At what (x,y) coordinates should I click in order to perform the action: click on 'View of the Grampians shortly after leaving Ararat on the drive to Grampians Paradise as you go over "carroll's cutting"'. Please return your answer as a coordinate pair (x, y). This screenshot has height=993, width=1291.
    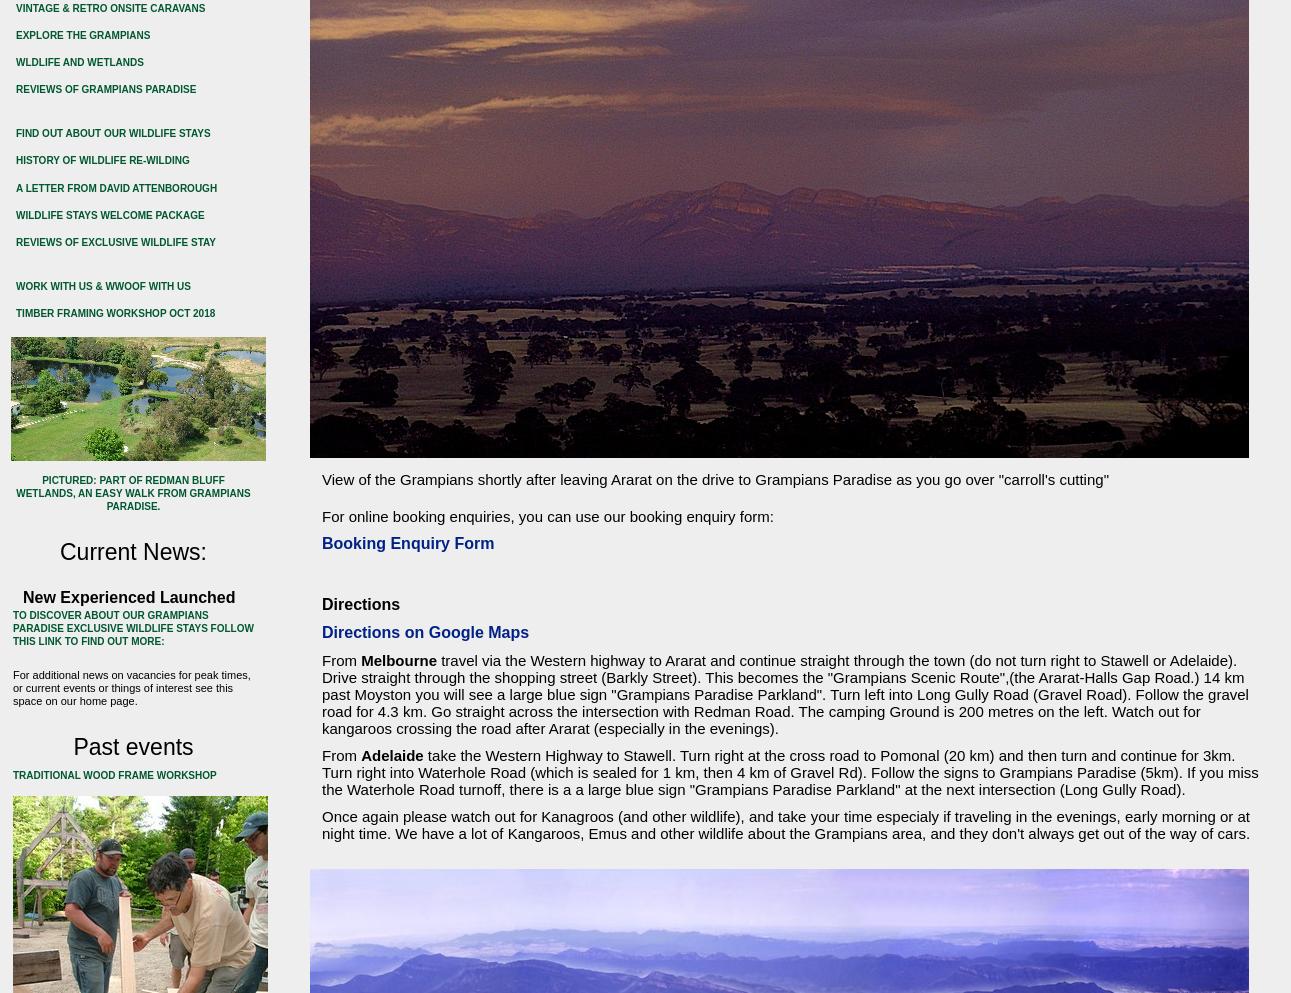
    Looking at the image, I should click on (714, 478).